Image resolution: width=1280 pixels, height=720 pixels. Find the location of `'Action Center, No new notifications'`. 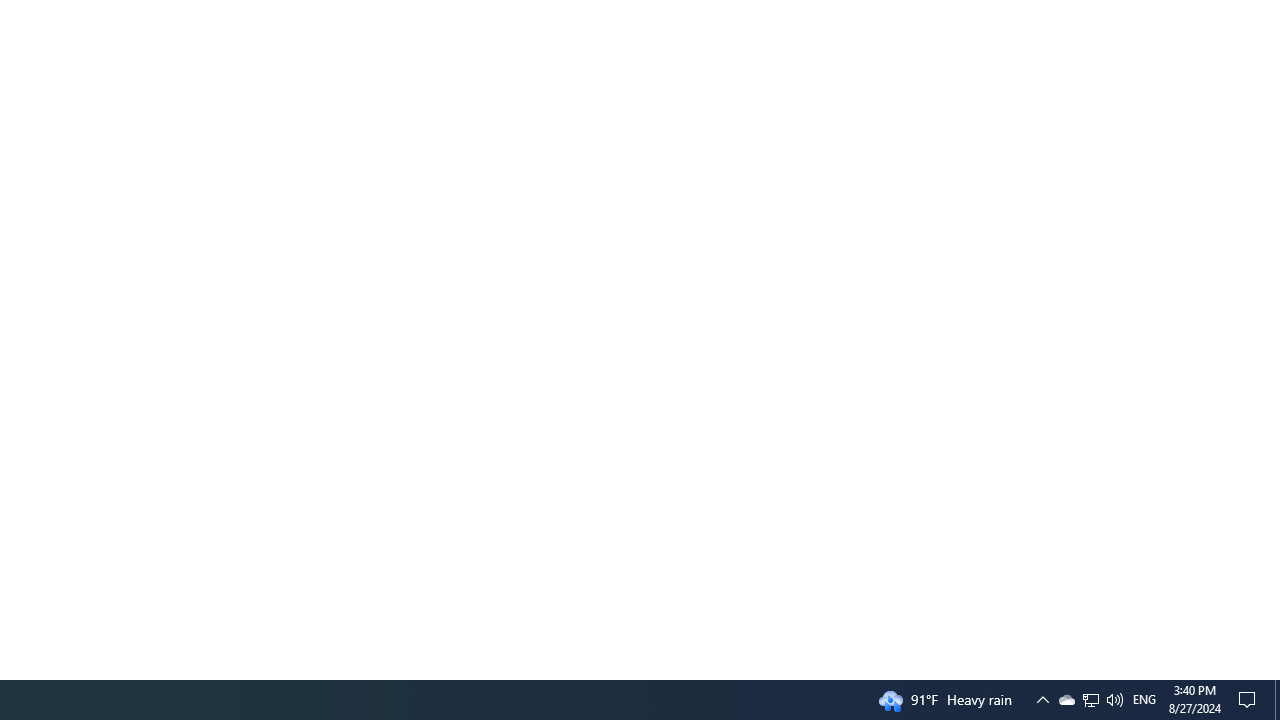

'Action Center, No new notifications' is located at coordinates (1250, 698).